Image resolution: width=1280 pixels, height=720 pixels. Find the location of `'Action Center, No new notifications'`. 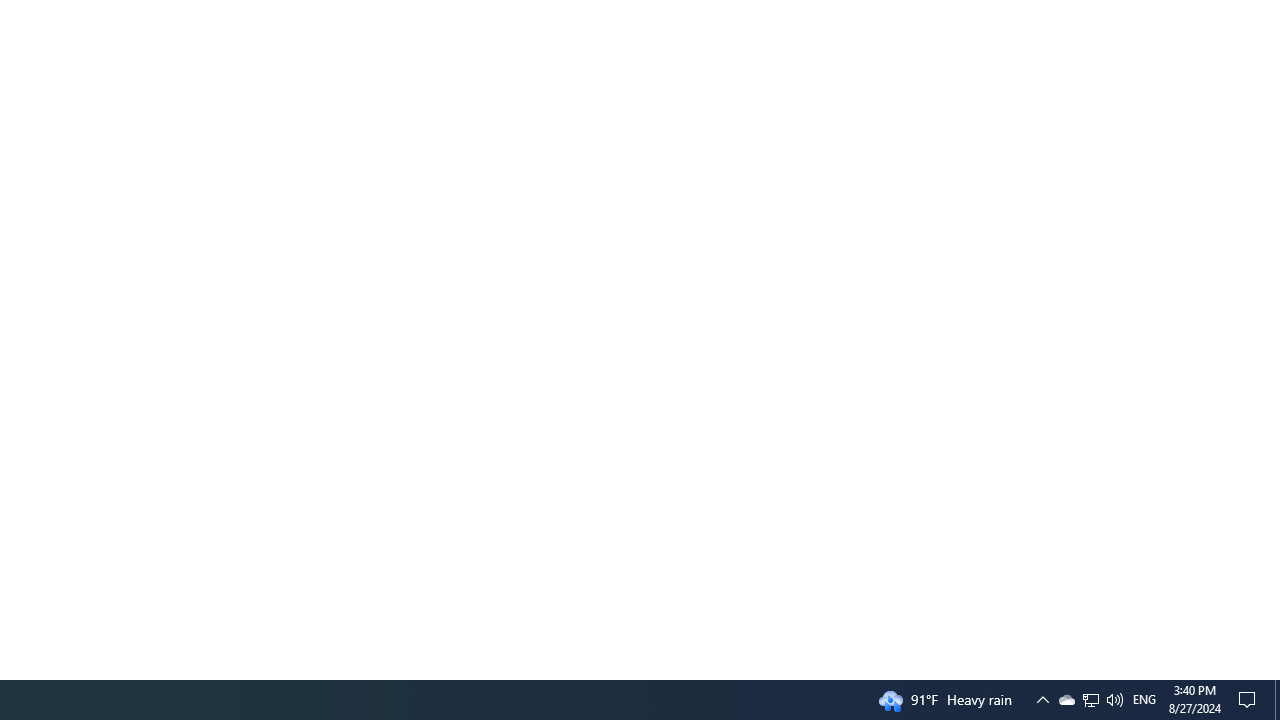

'Action Center, No new notifications' is located at coordinates (1250, 698).